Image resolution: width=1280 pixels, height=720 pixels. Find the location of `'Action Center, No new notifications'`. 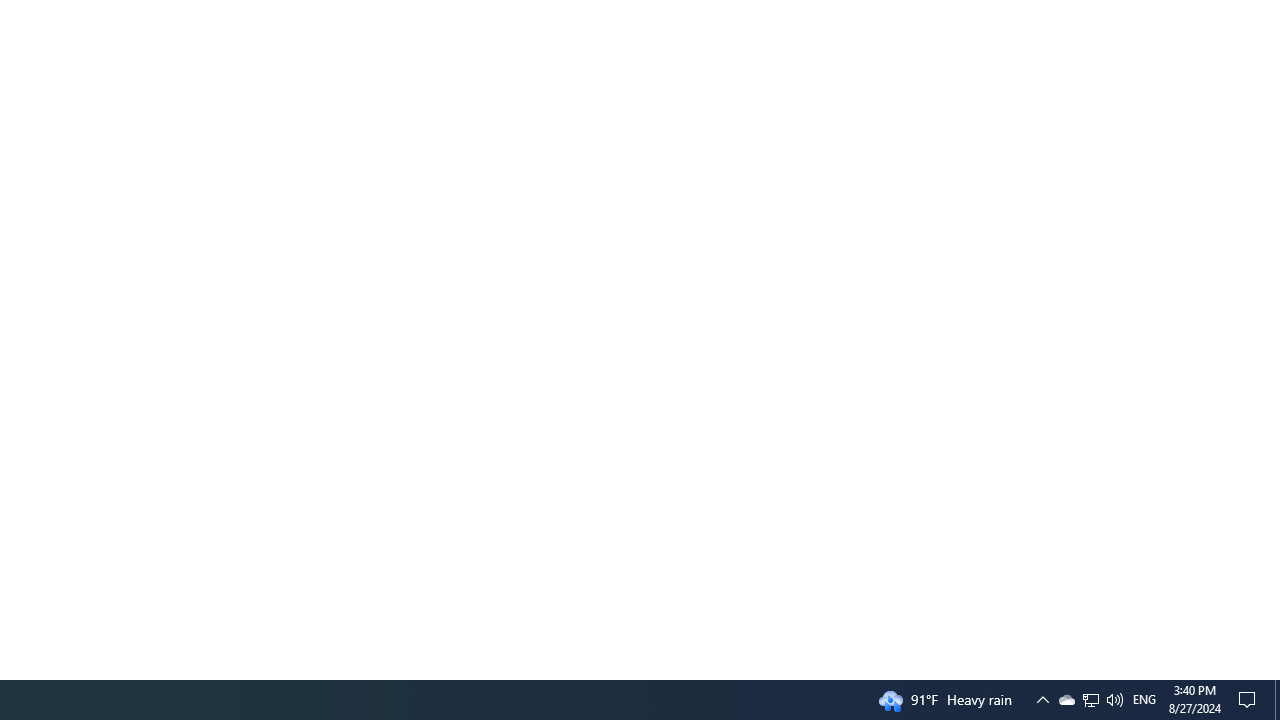

'Action Center, No new notifications' is located at coordinates (1250, 698).